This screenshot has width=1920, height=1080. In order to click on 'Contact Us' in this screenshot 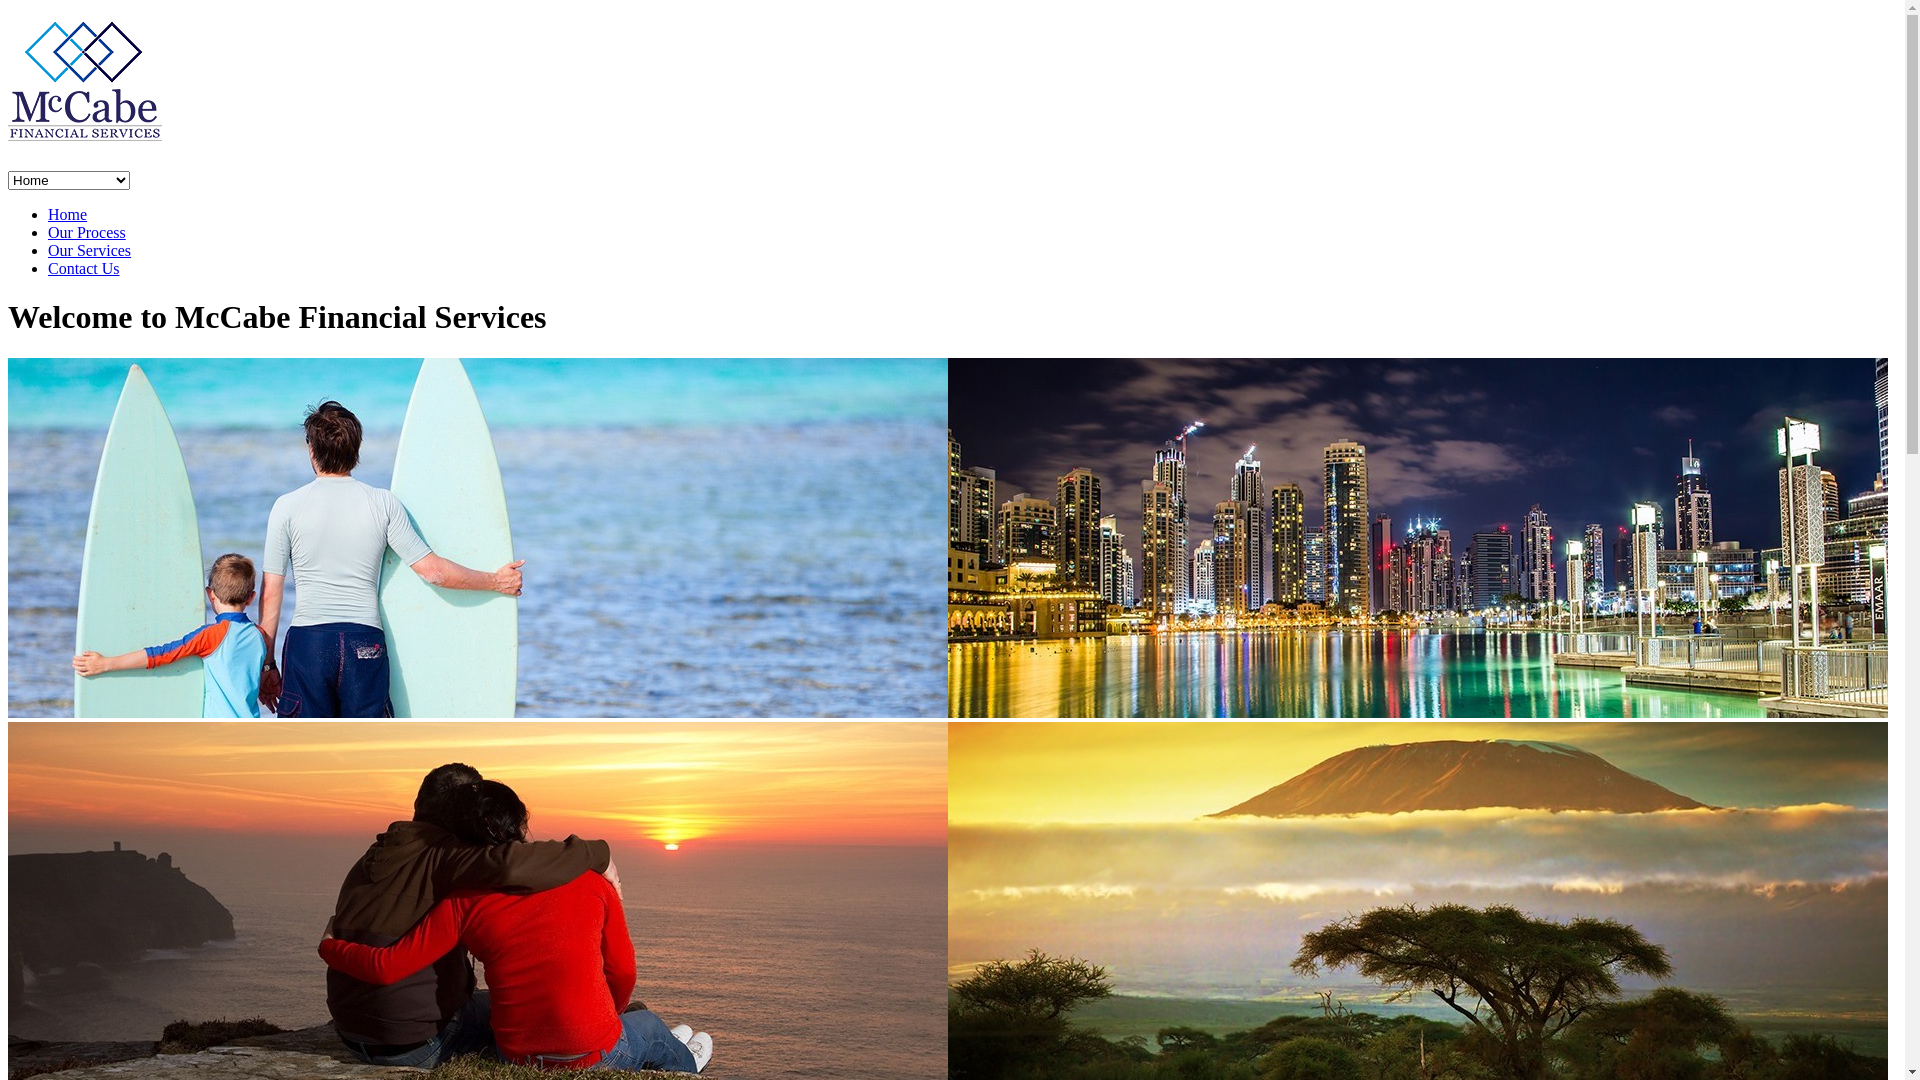, I will do `click(82, 267)`.